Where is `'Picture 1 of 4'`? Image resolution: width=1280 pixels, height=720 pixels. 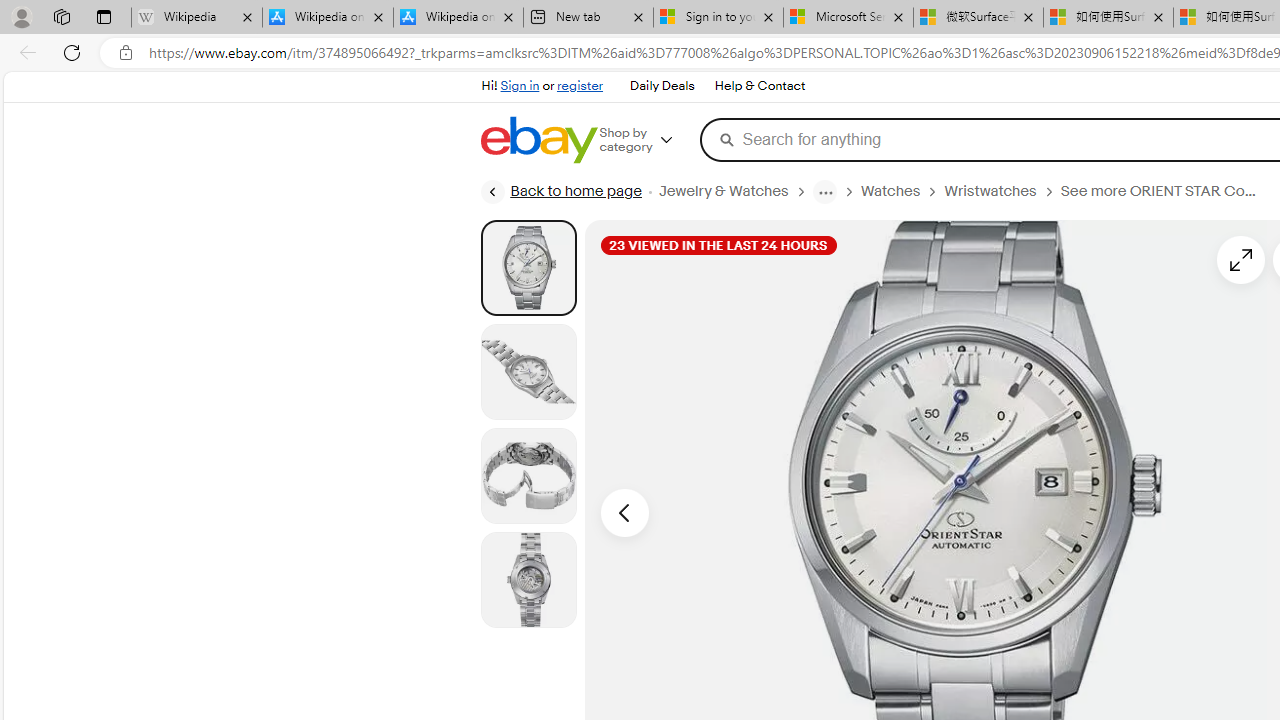
'Picture 1 of 4' is located at coordinates (528, 266).